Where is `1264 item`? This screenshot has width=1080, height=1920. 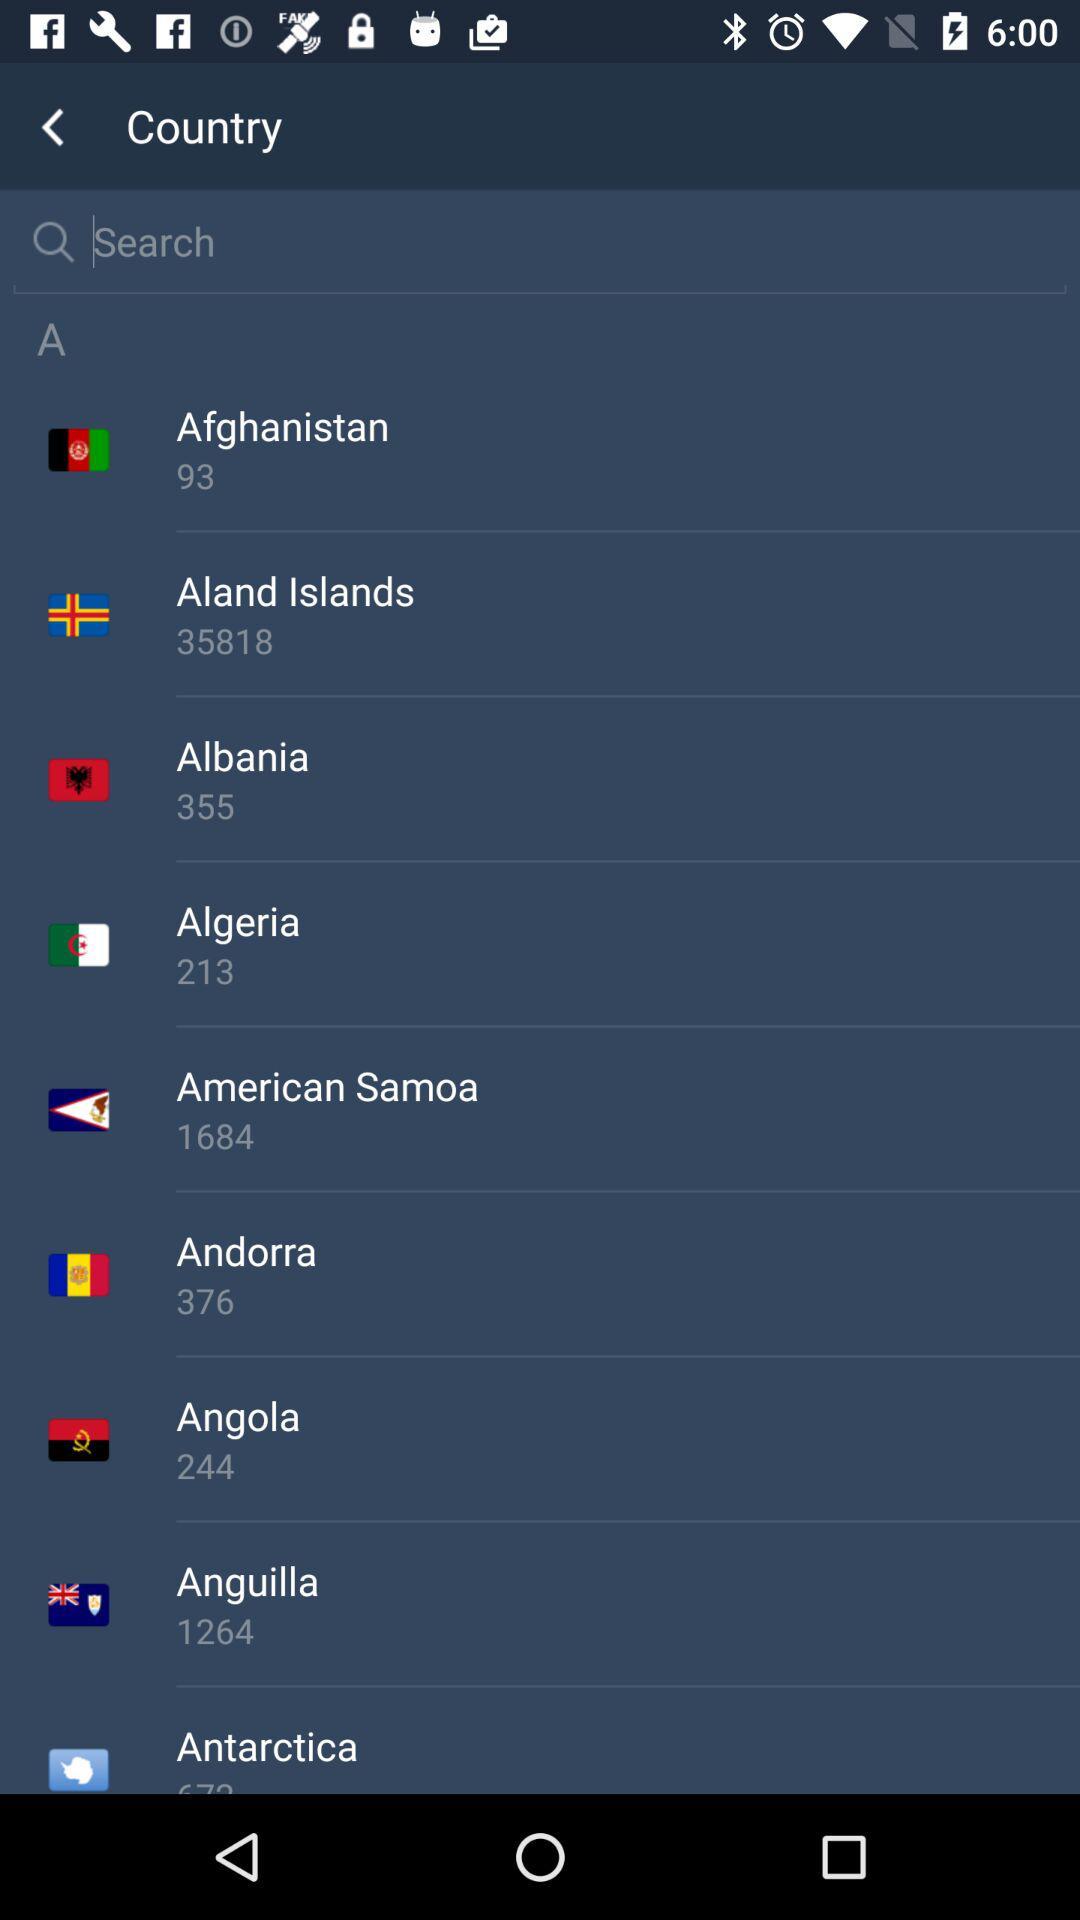
1264 item is located at coordinates (627, 1630).